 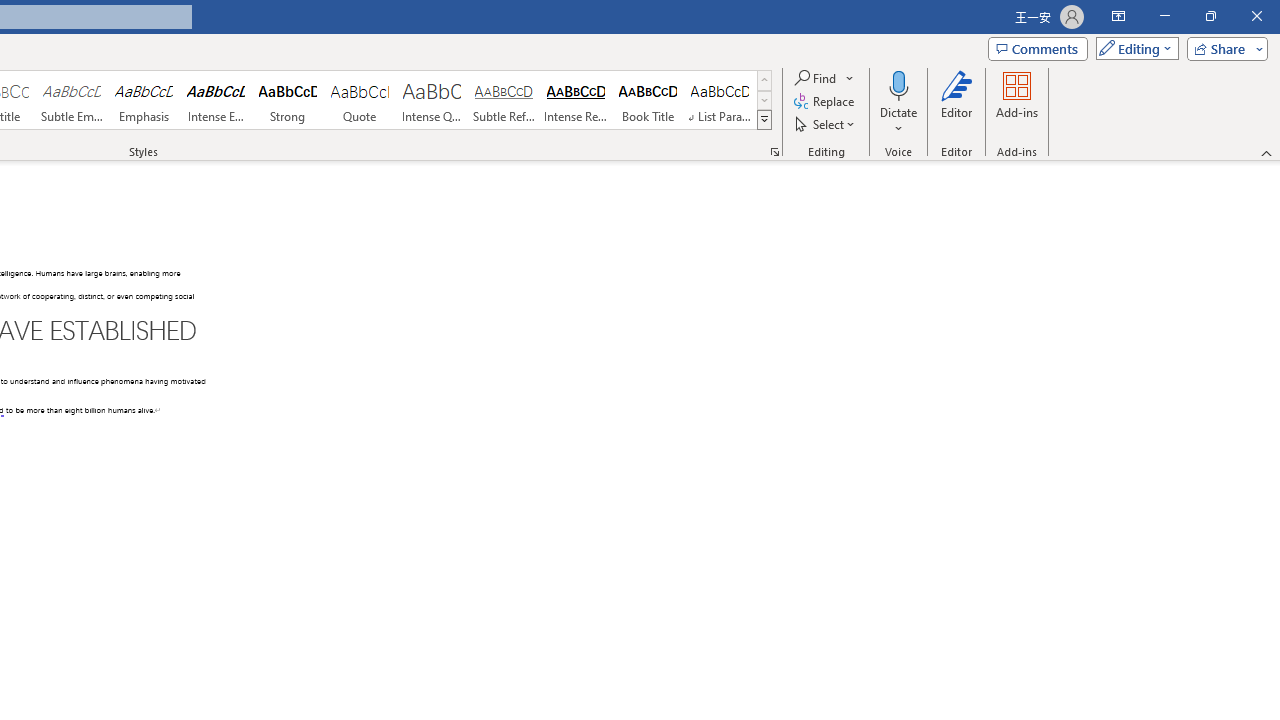 I want to click on 'Styles...', so click(x=774, y=150).